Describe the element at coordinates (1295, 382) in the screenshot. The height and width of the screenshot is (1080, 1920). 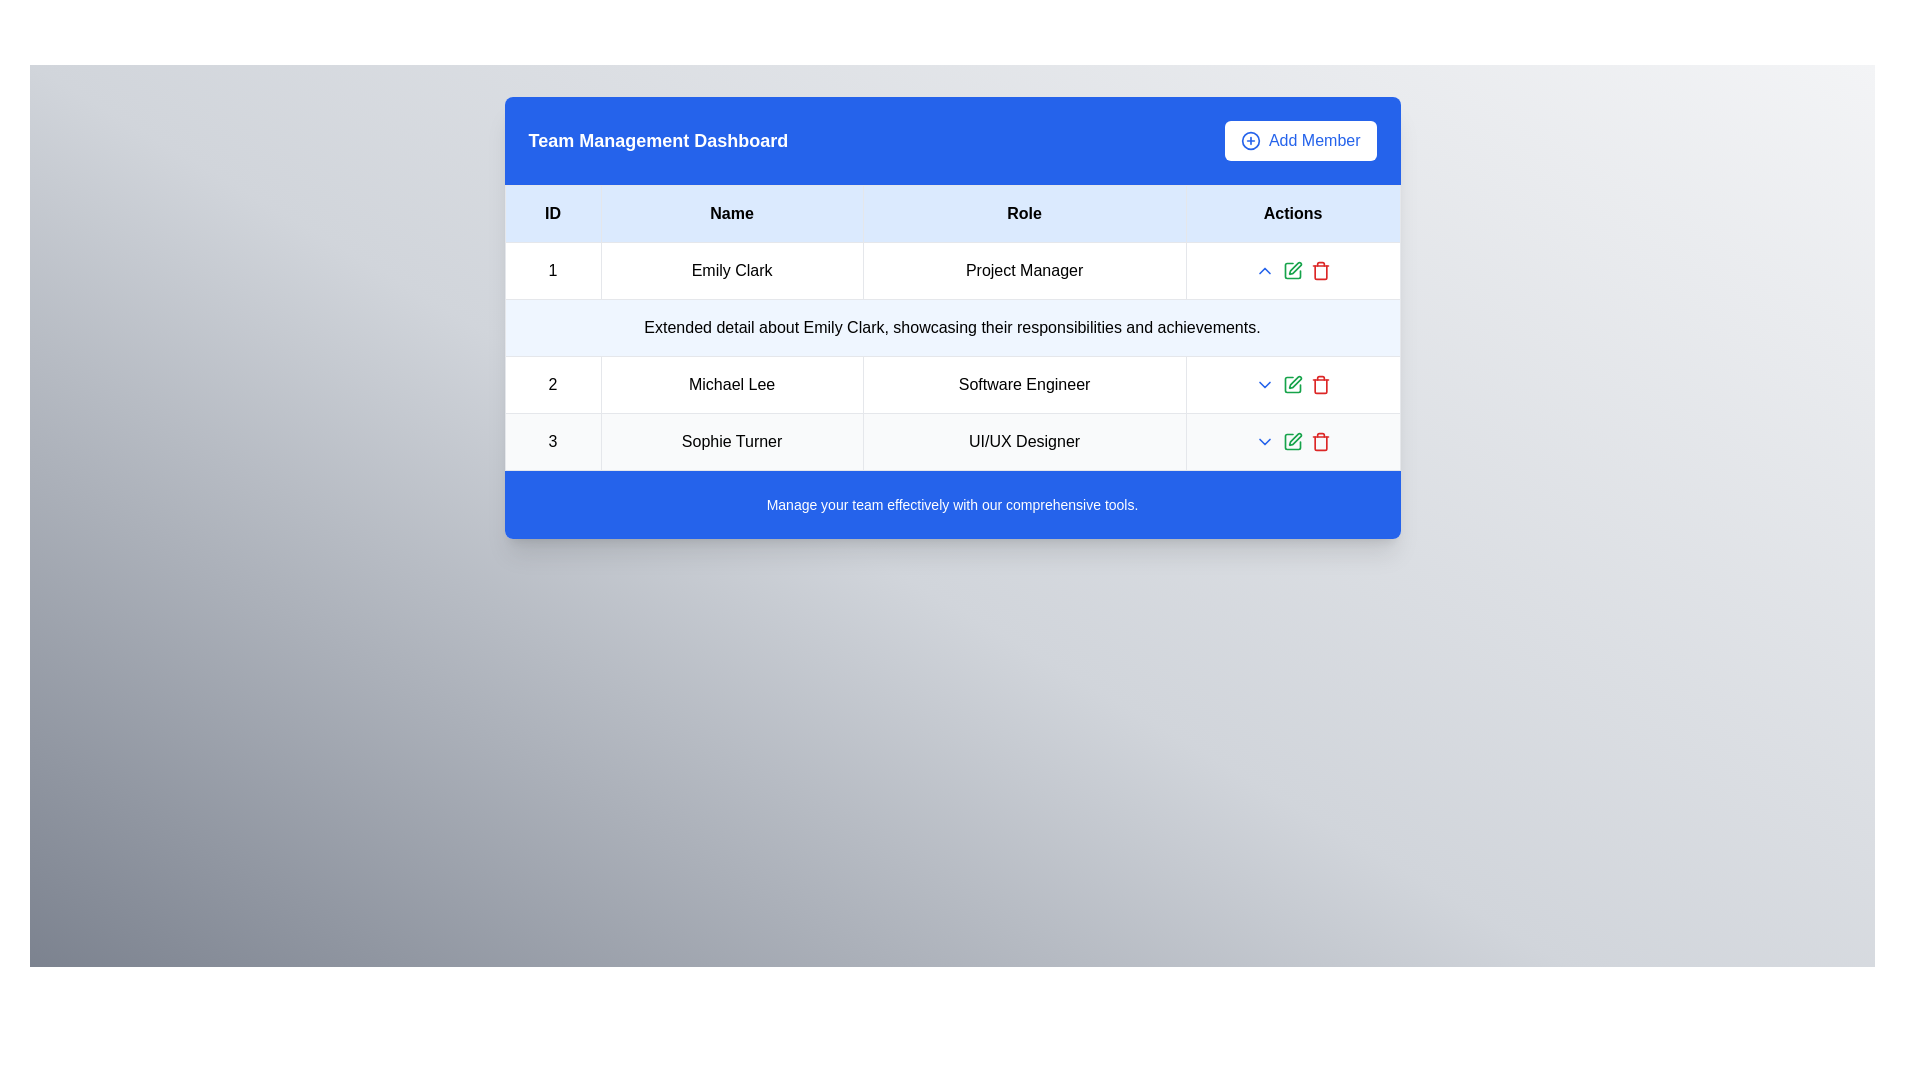
I see `the Edit or Pen Icon in the Actions column of the row for 'Michael Lee'` at that location.